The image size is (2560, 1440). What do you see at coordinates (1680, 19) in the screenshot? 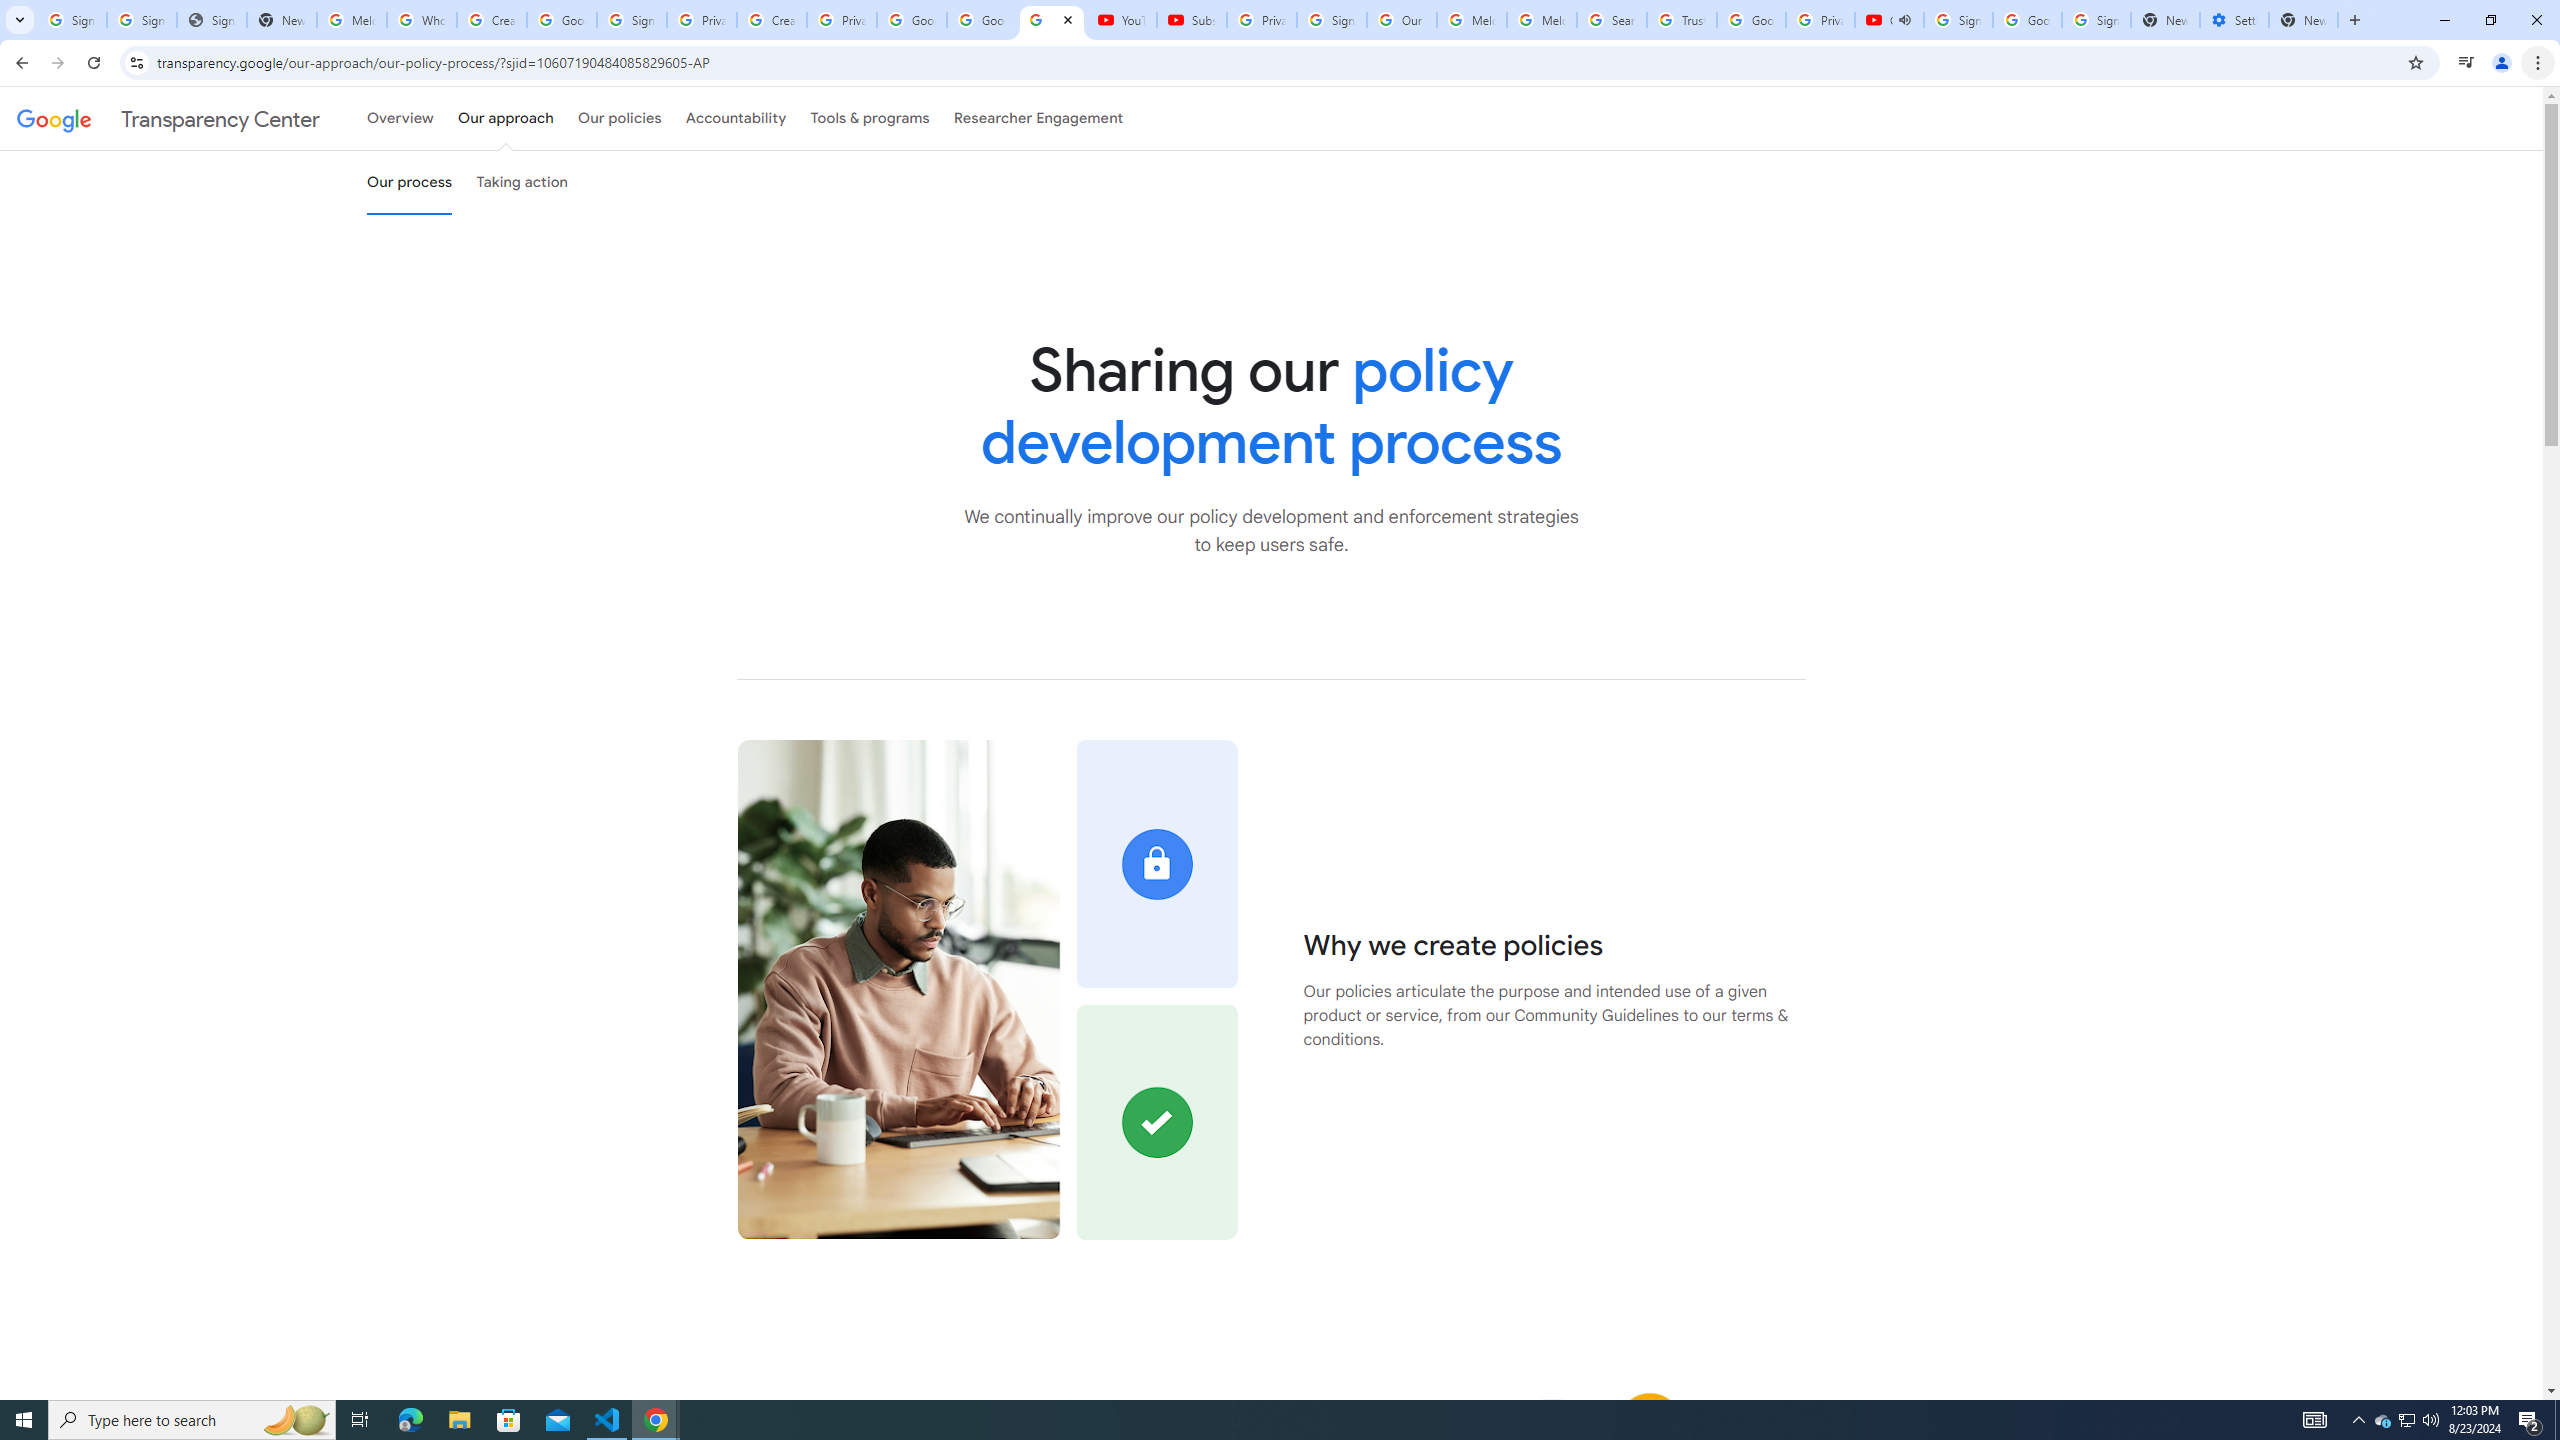
I see `'Trusted Information and Content - Google Safety Center'` at bounding box center [1680, 19].